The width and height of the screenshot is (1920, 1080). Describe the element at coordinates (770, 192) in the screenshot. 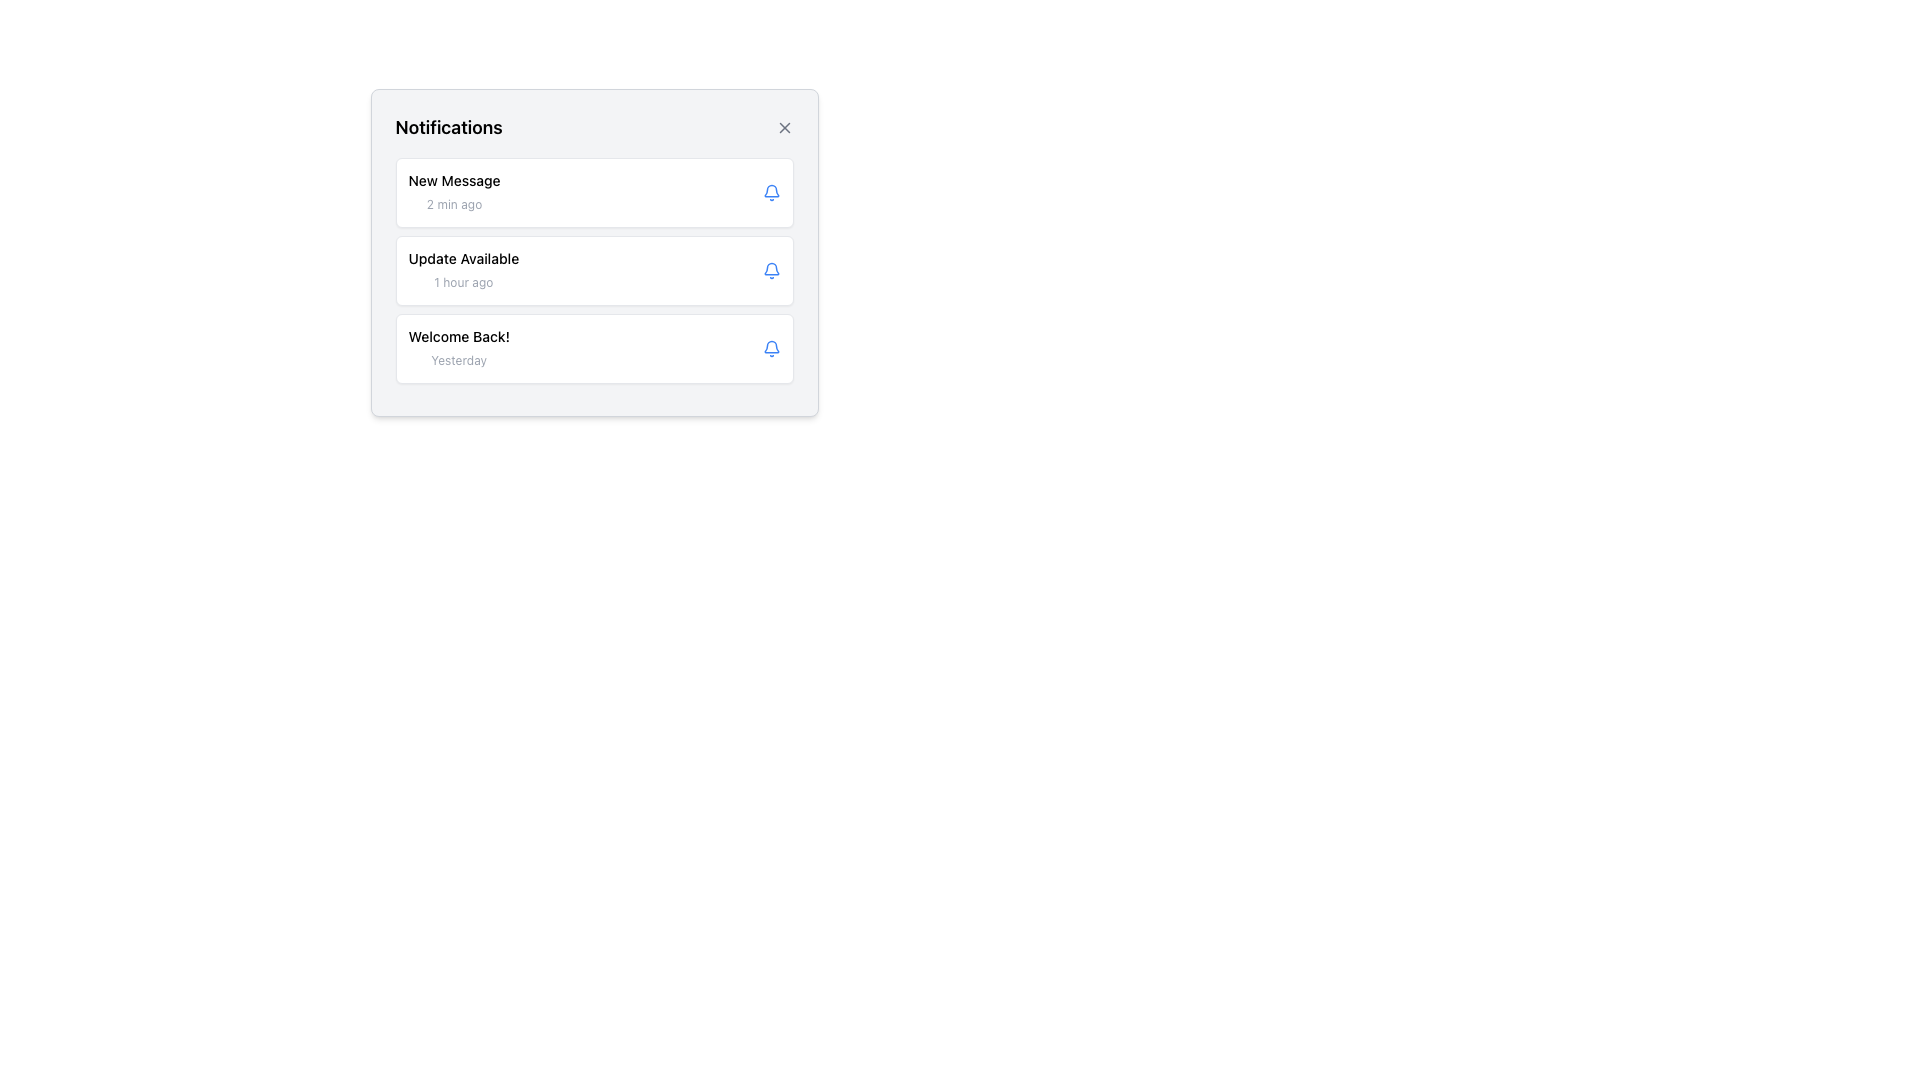

I see `the notification button associated with the 'New Message' notification to change its color` at that location.